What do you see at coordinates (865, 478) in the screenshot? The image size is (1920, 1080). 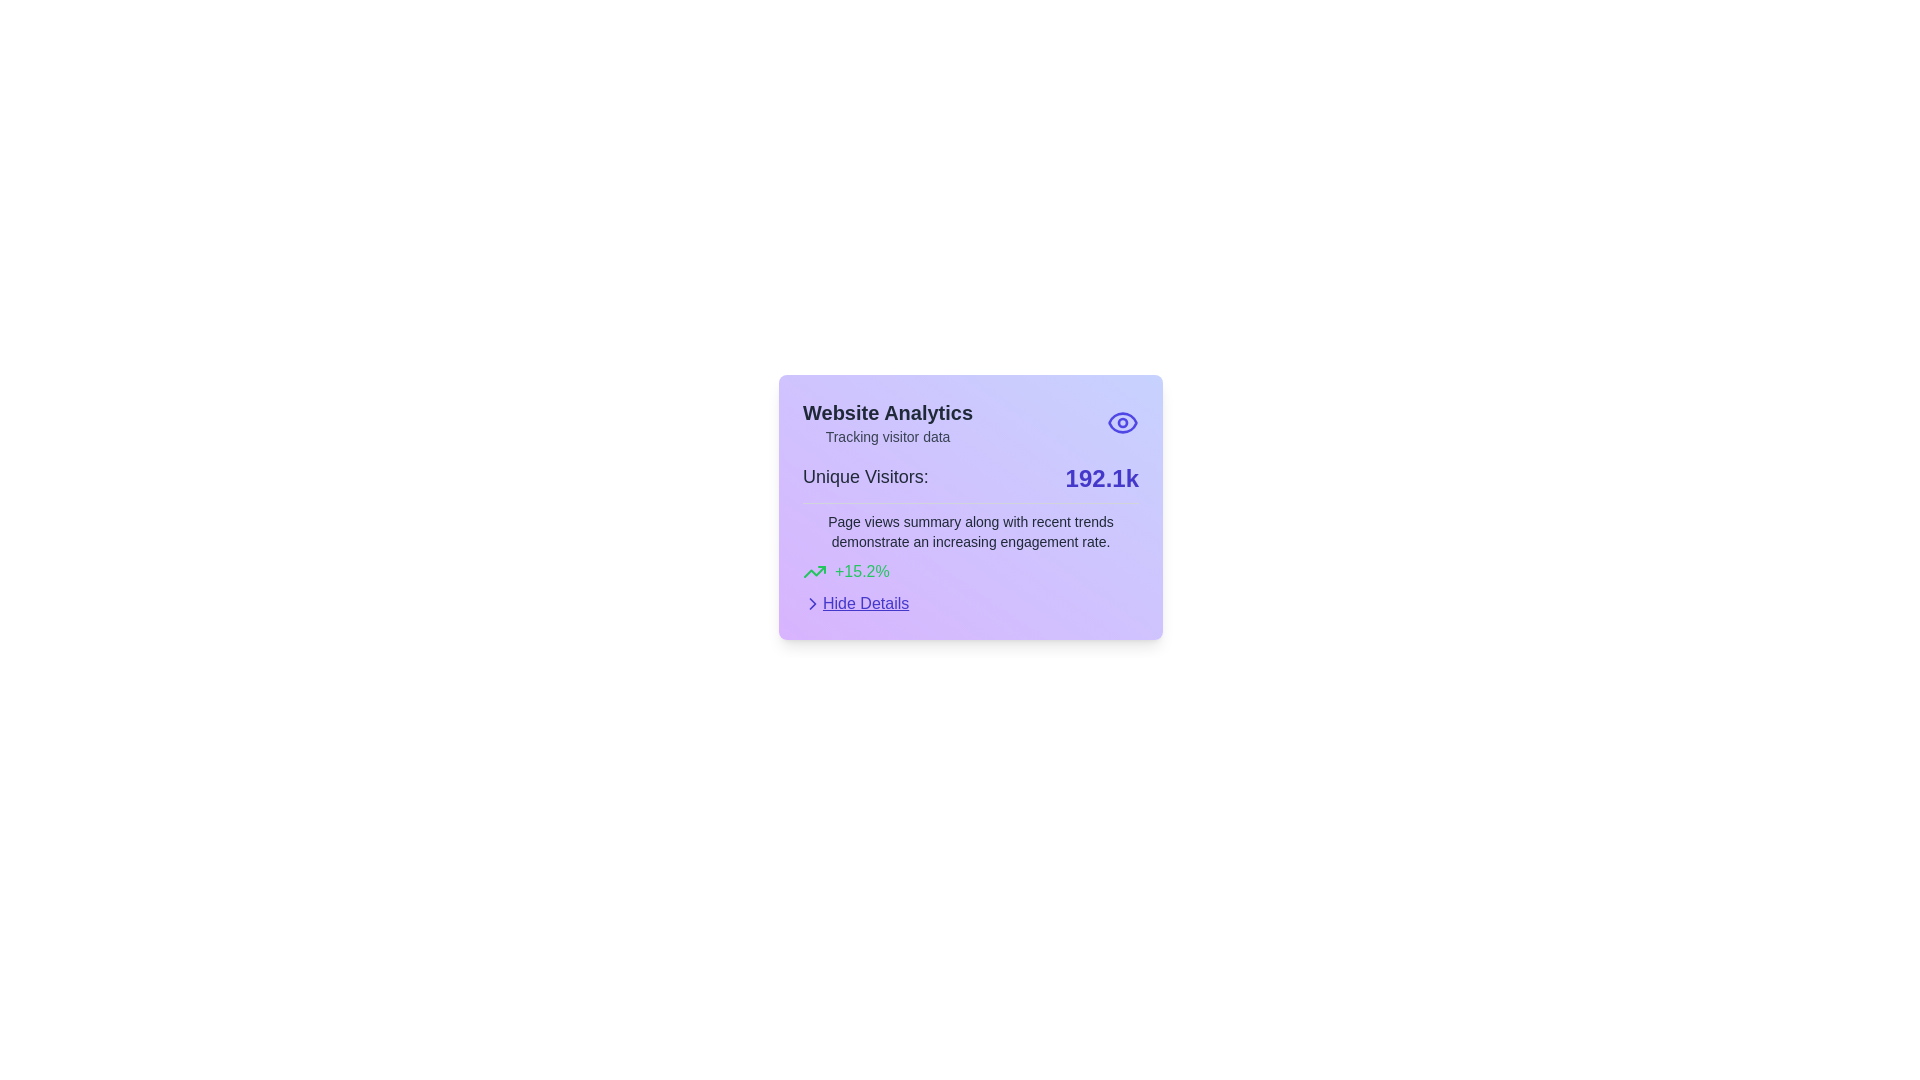 I see `the label indicating the count of unique visitors, which is positioned to the left of the numerical value '192.1k' within the 'Website Analytics' card` at bounding box center [865, 478].